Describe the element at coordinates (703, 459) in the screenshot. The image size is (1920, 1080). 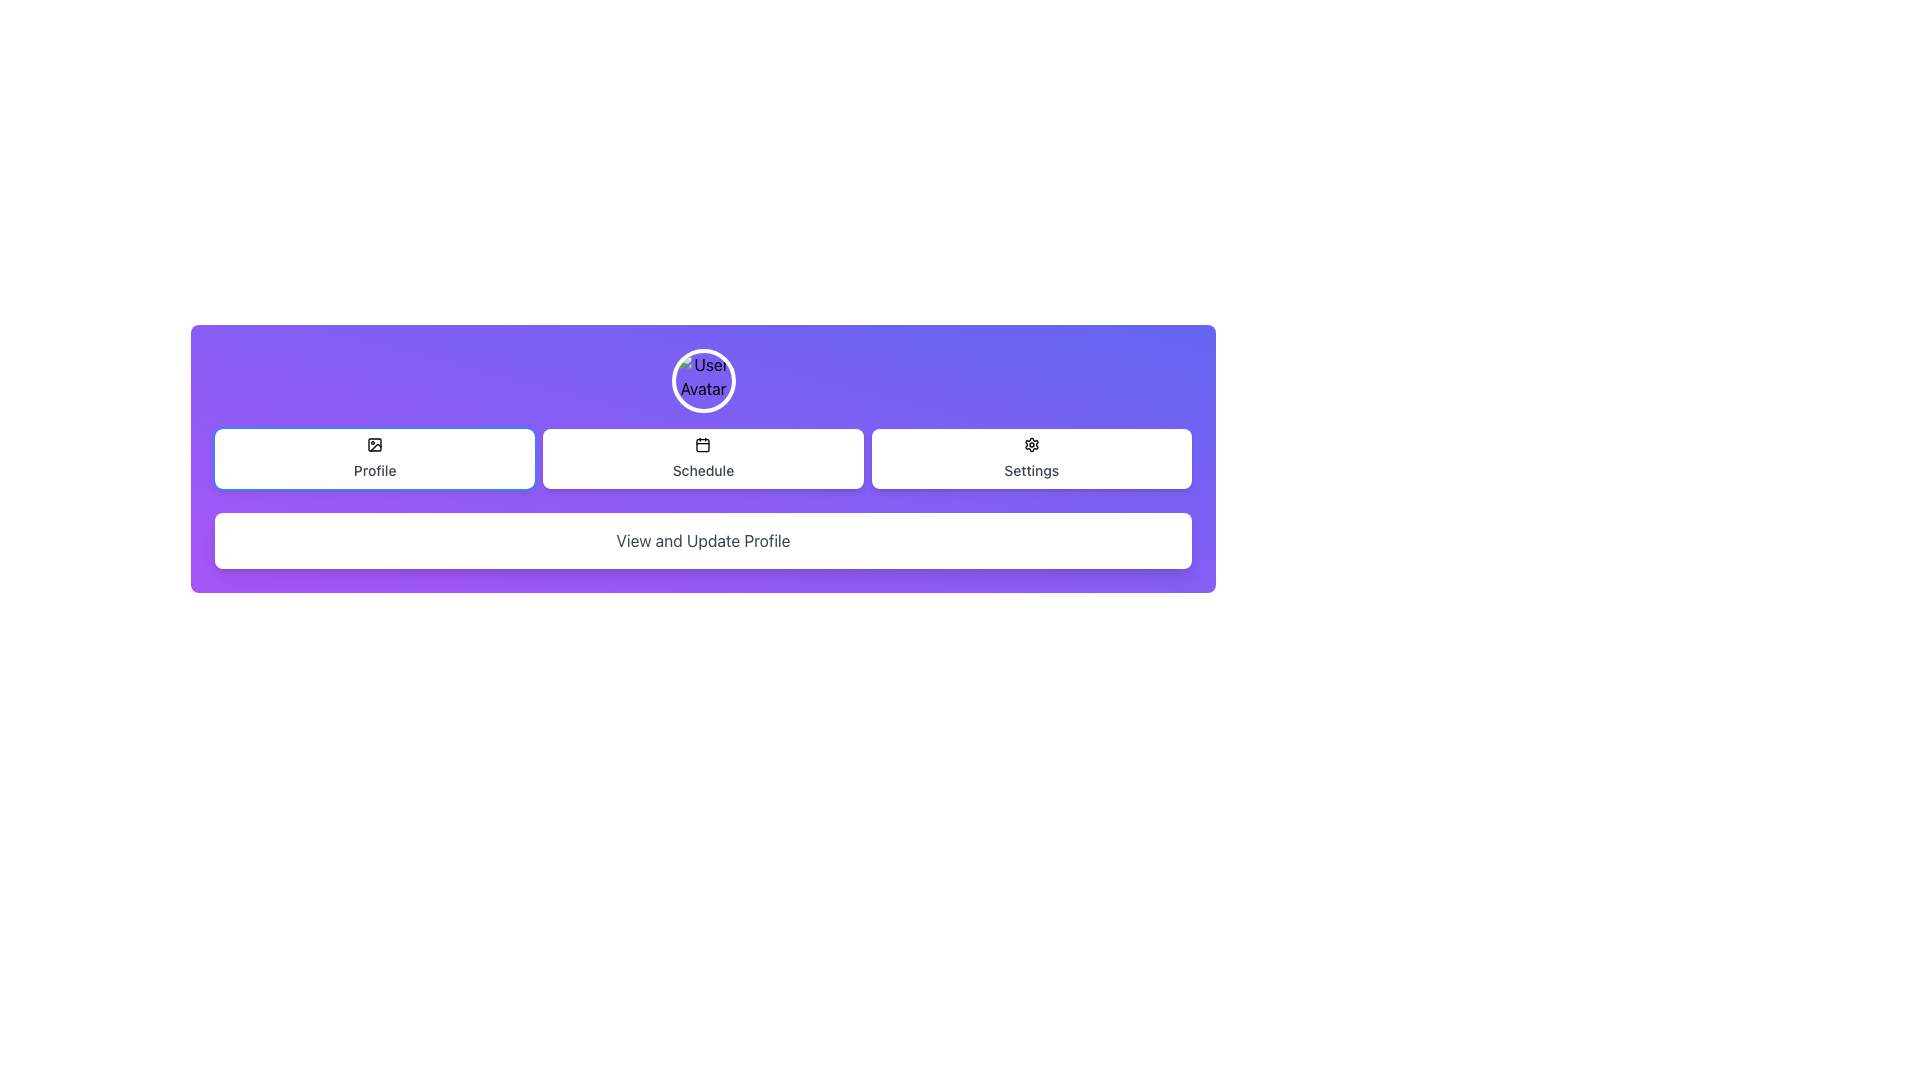
I see `the 'Schedule' button in the middle section of three horizontally aligned sections labeled 'Profile', 'Schedule', and 'Settings'` at that location.